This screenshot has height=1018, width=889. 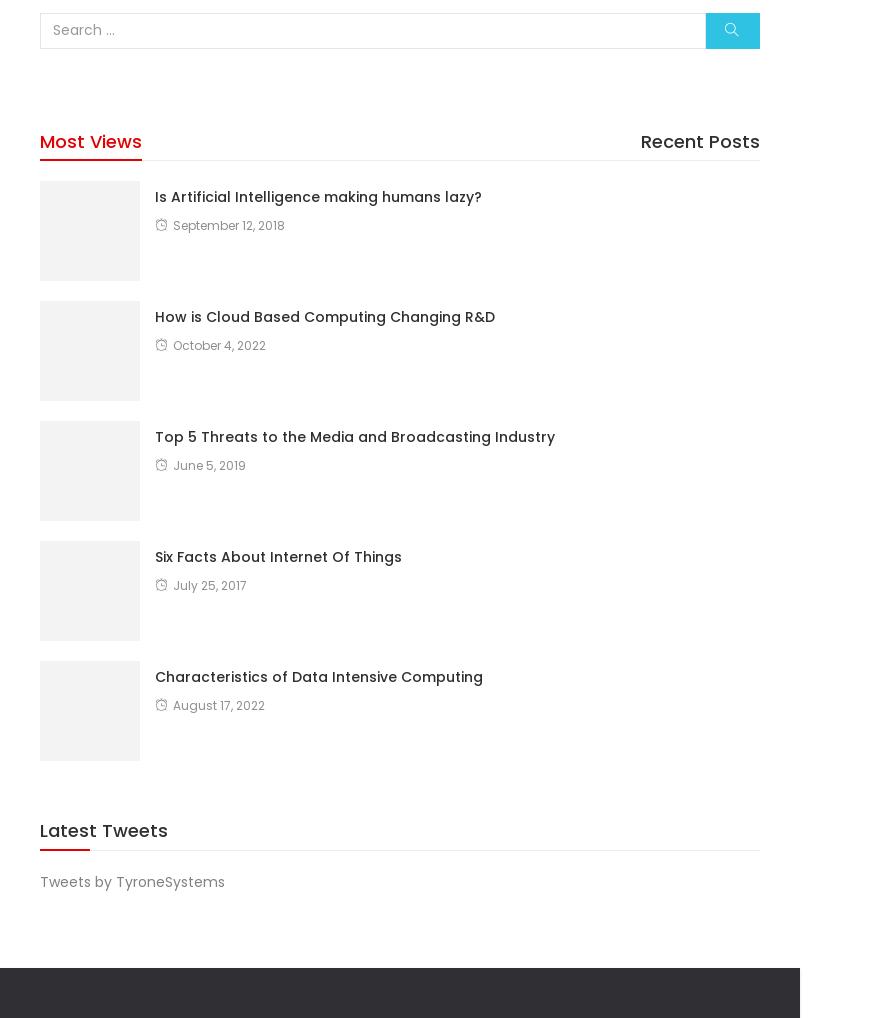 I want to click on 'July 25, 2017', so click(x=172, y=584).